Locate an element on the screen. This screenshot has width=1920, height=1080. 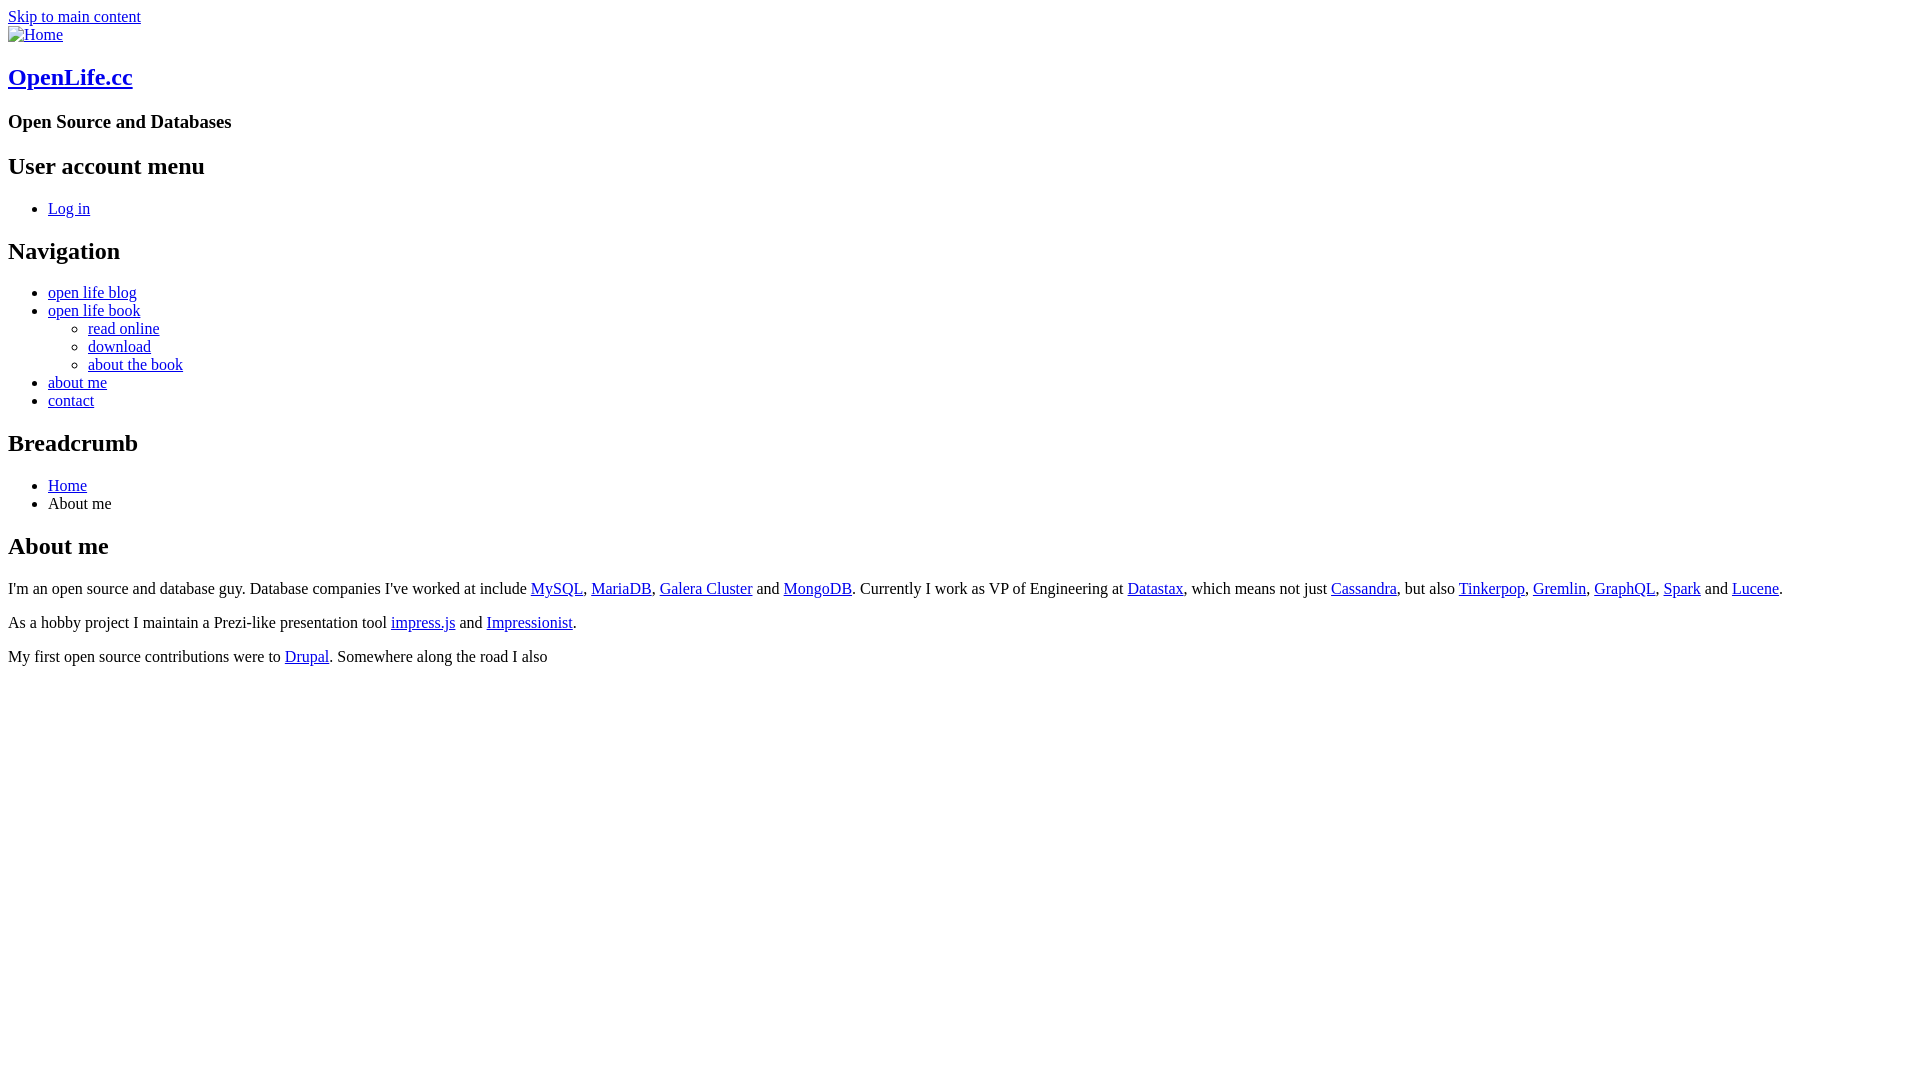
'download' is located at coordinates (86, 345).